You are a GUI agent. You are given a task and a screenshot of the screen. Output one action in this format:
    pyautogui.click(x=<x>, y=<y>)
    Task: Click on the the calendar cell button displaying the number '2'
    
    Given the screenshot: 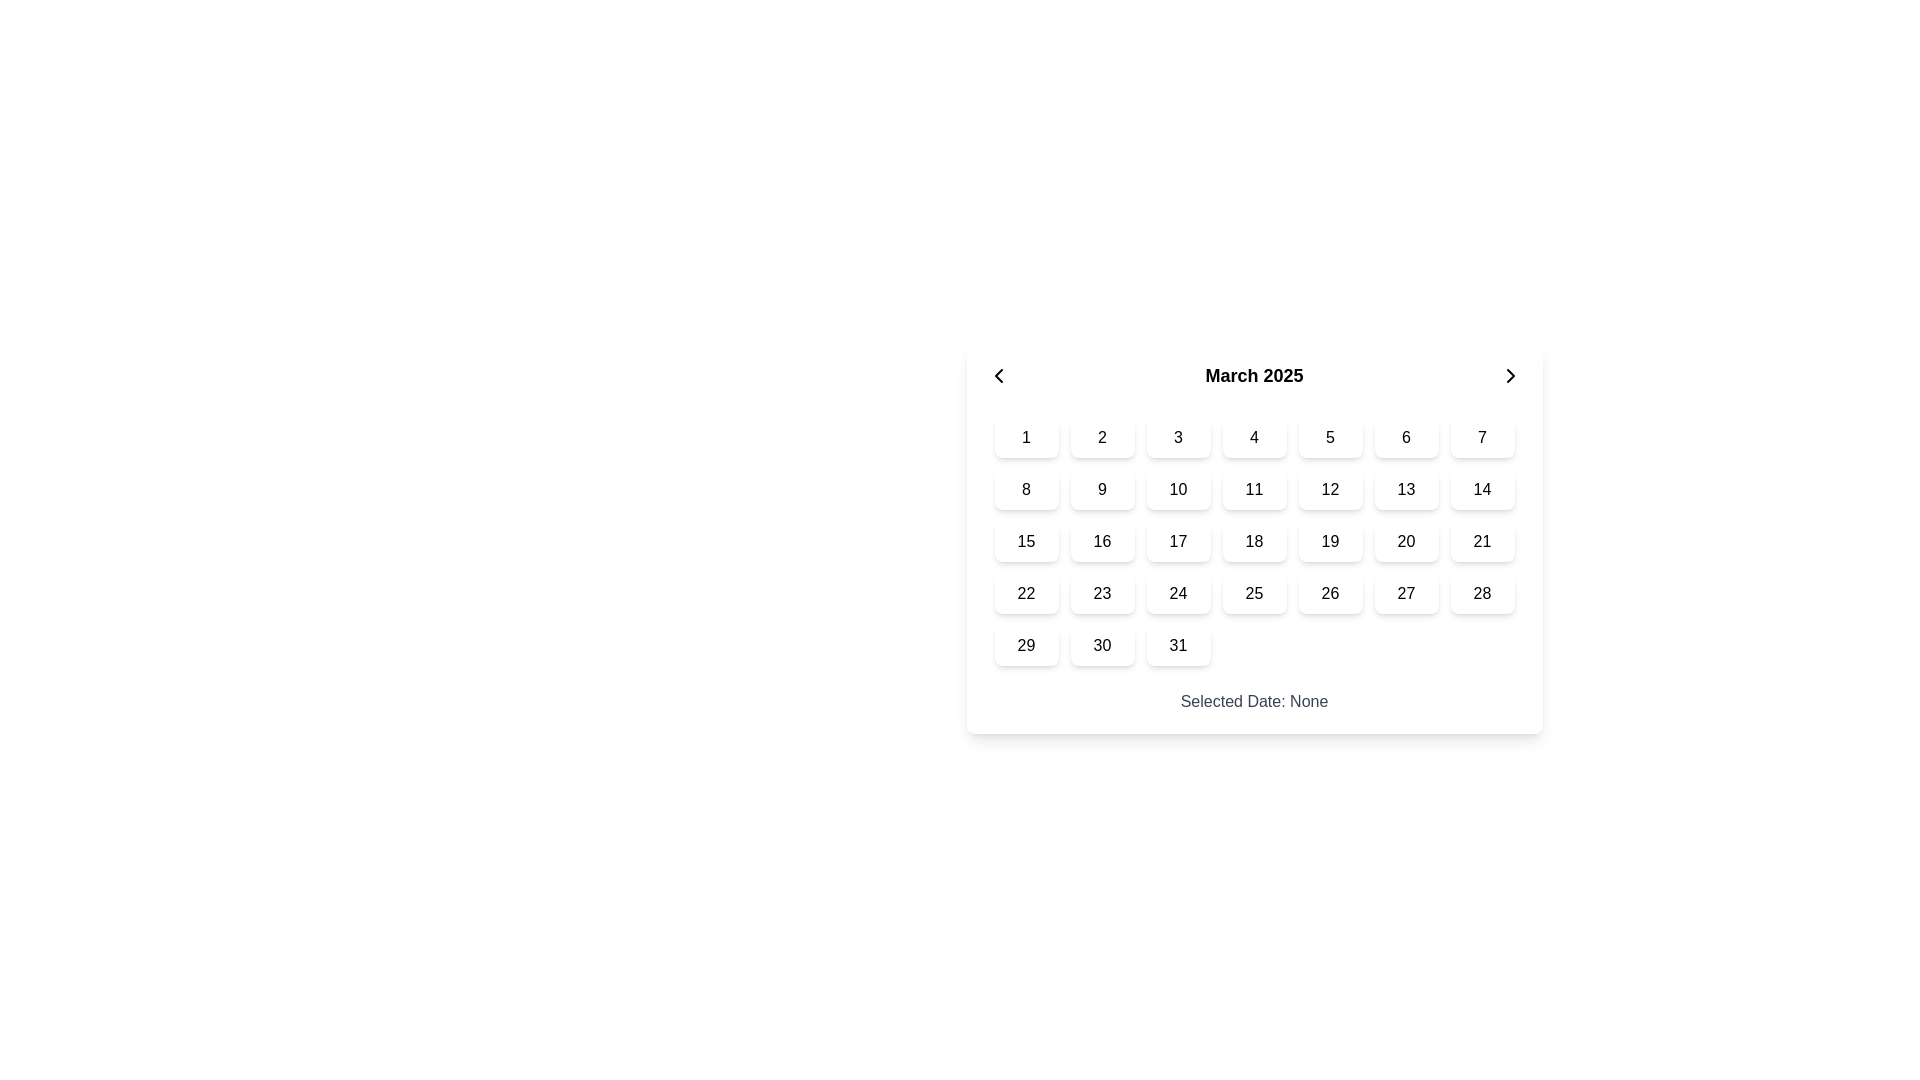 What is the action you would take?
    pyautogui.click(x=1101, y=437)
    